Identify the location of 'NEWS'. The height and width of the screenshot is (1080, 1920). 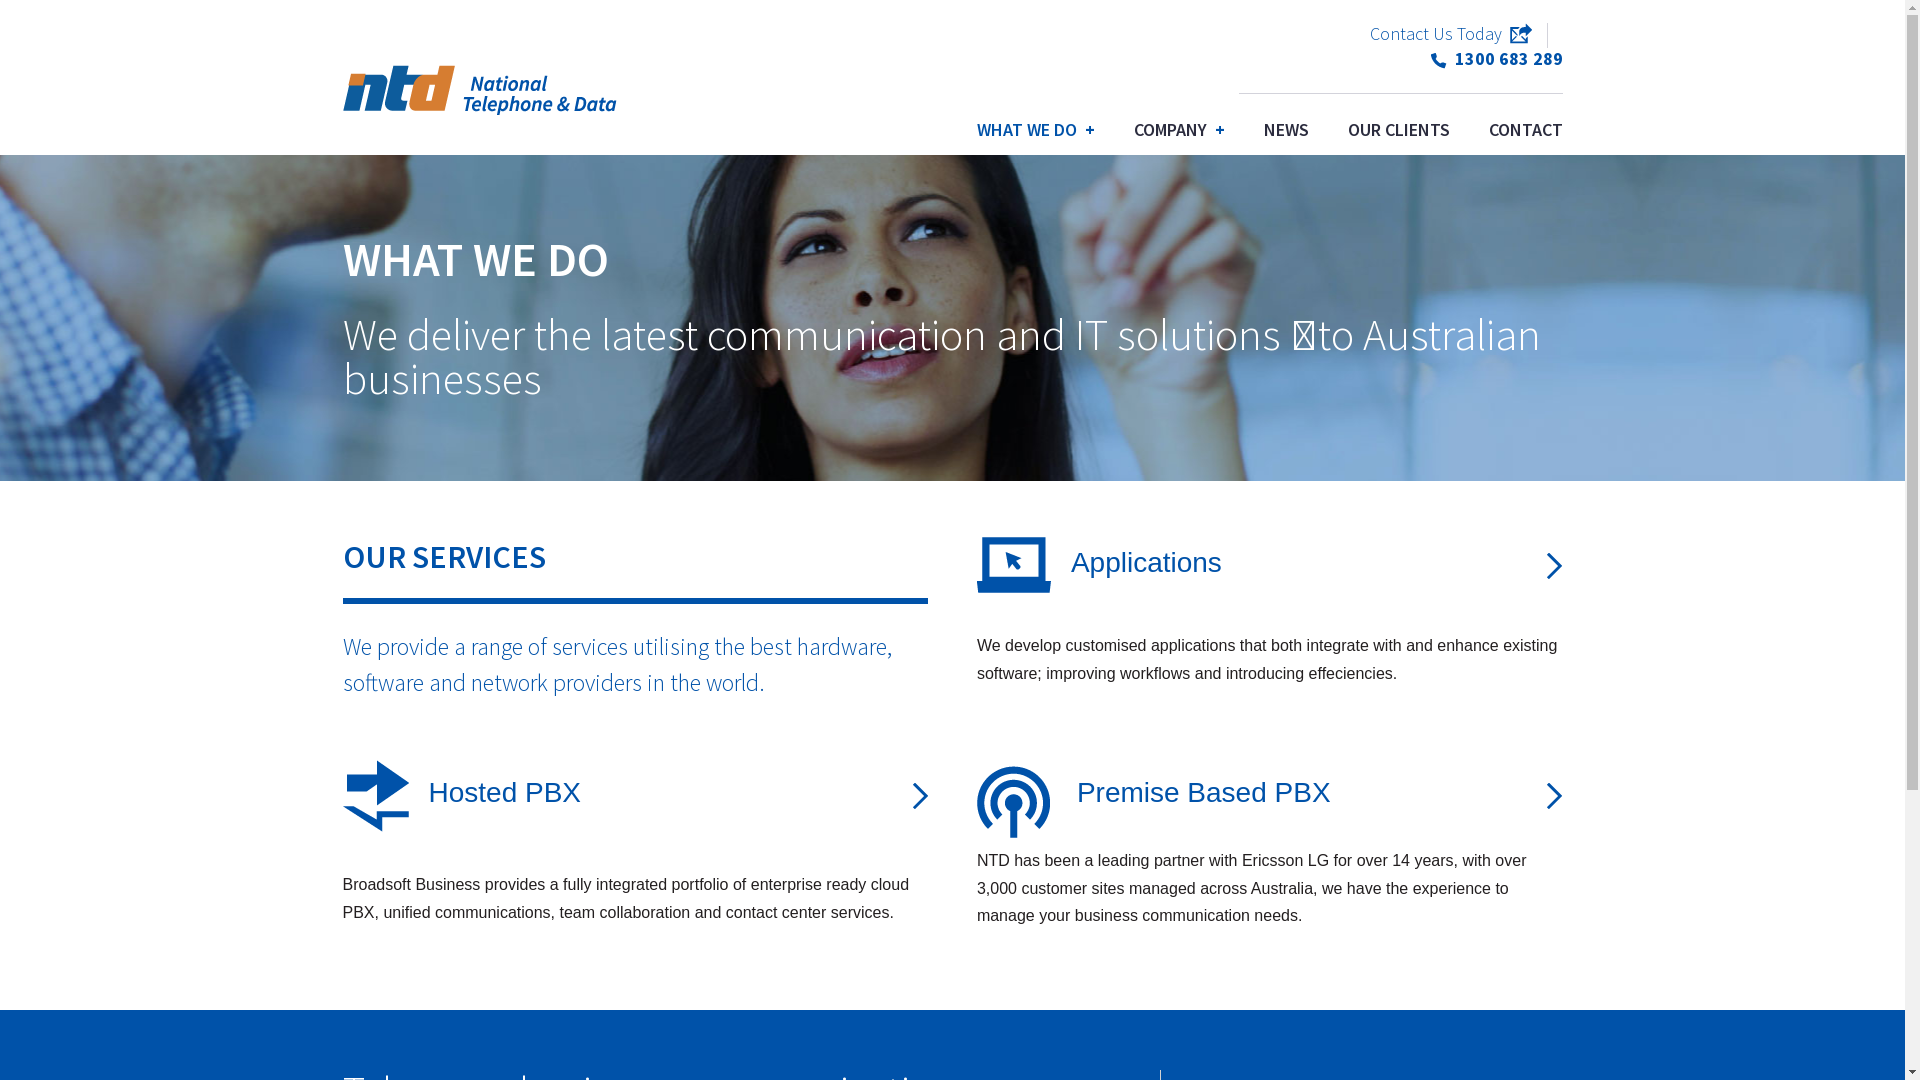
(1286, 129).